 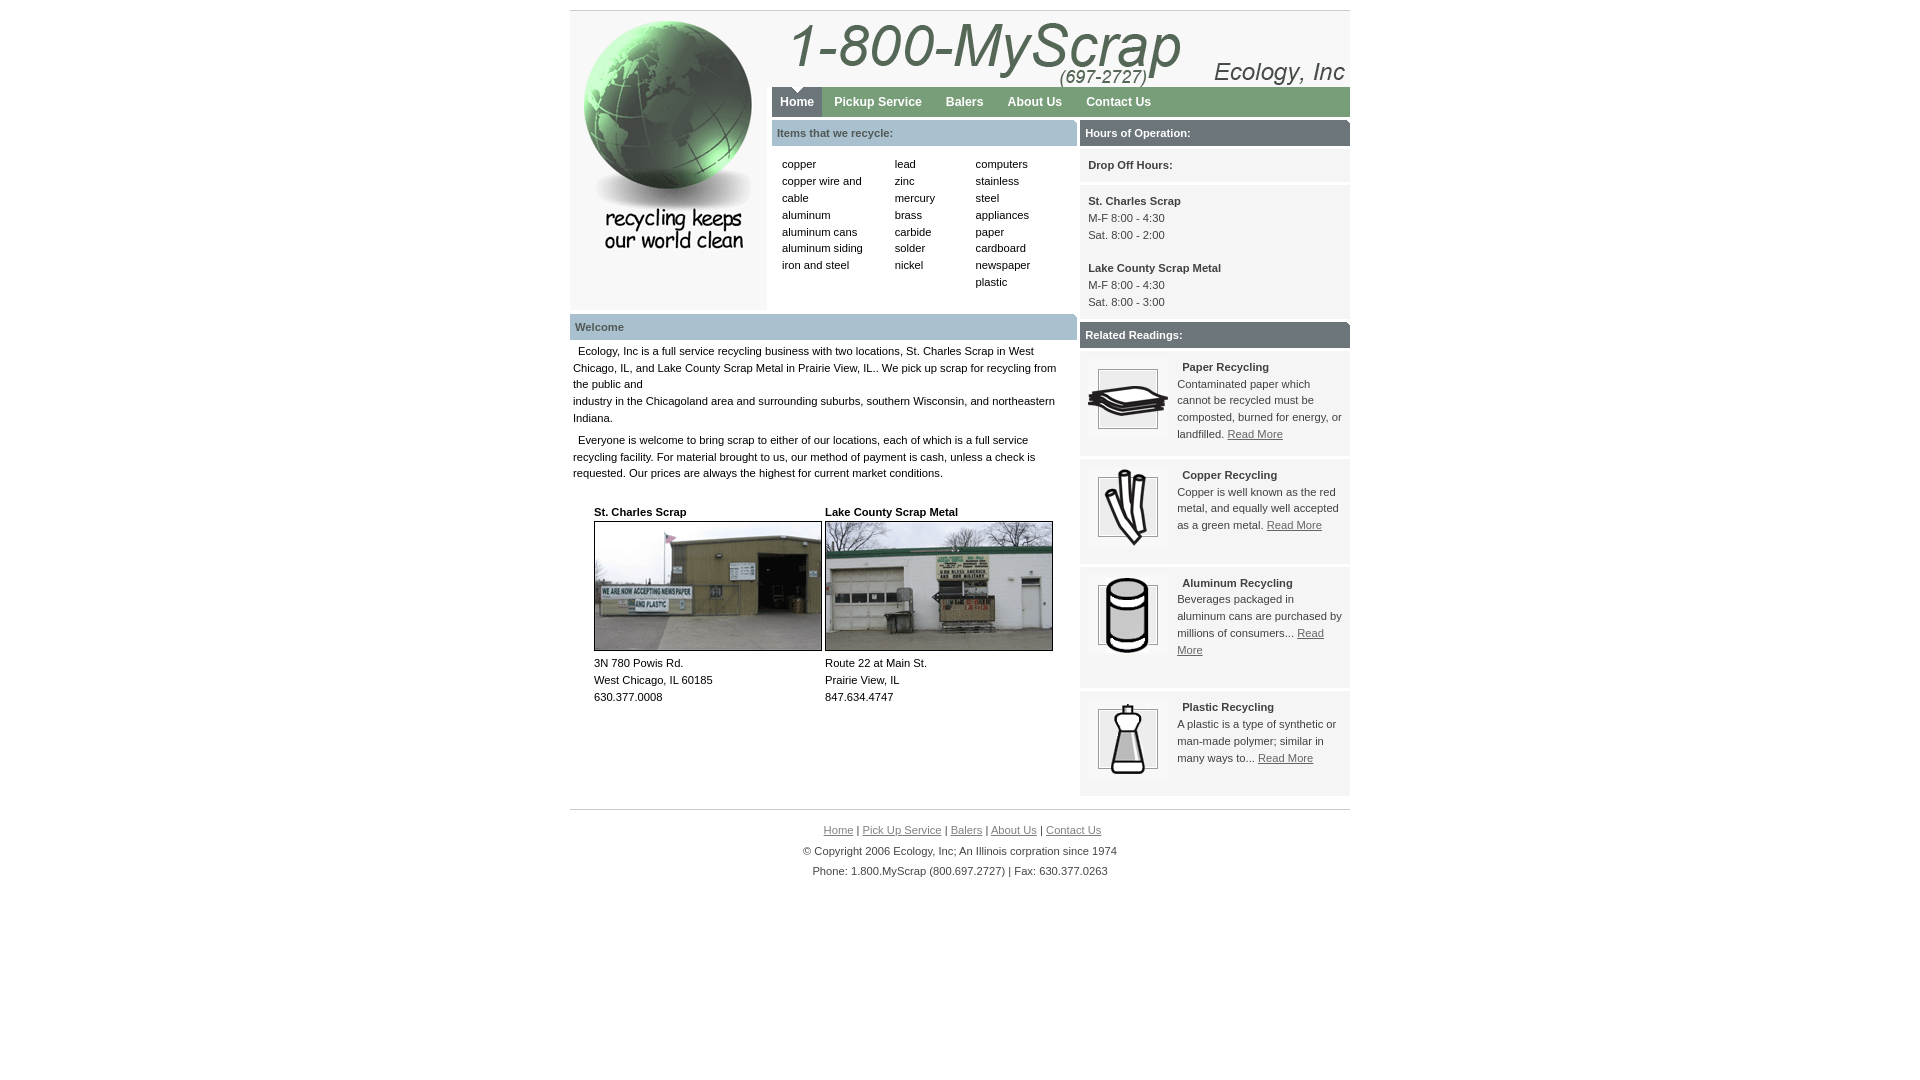 I want to click on 'About Us', so click(x=1034, y=101).